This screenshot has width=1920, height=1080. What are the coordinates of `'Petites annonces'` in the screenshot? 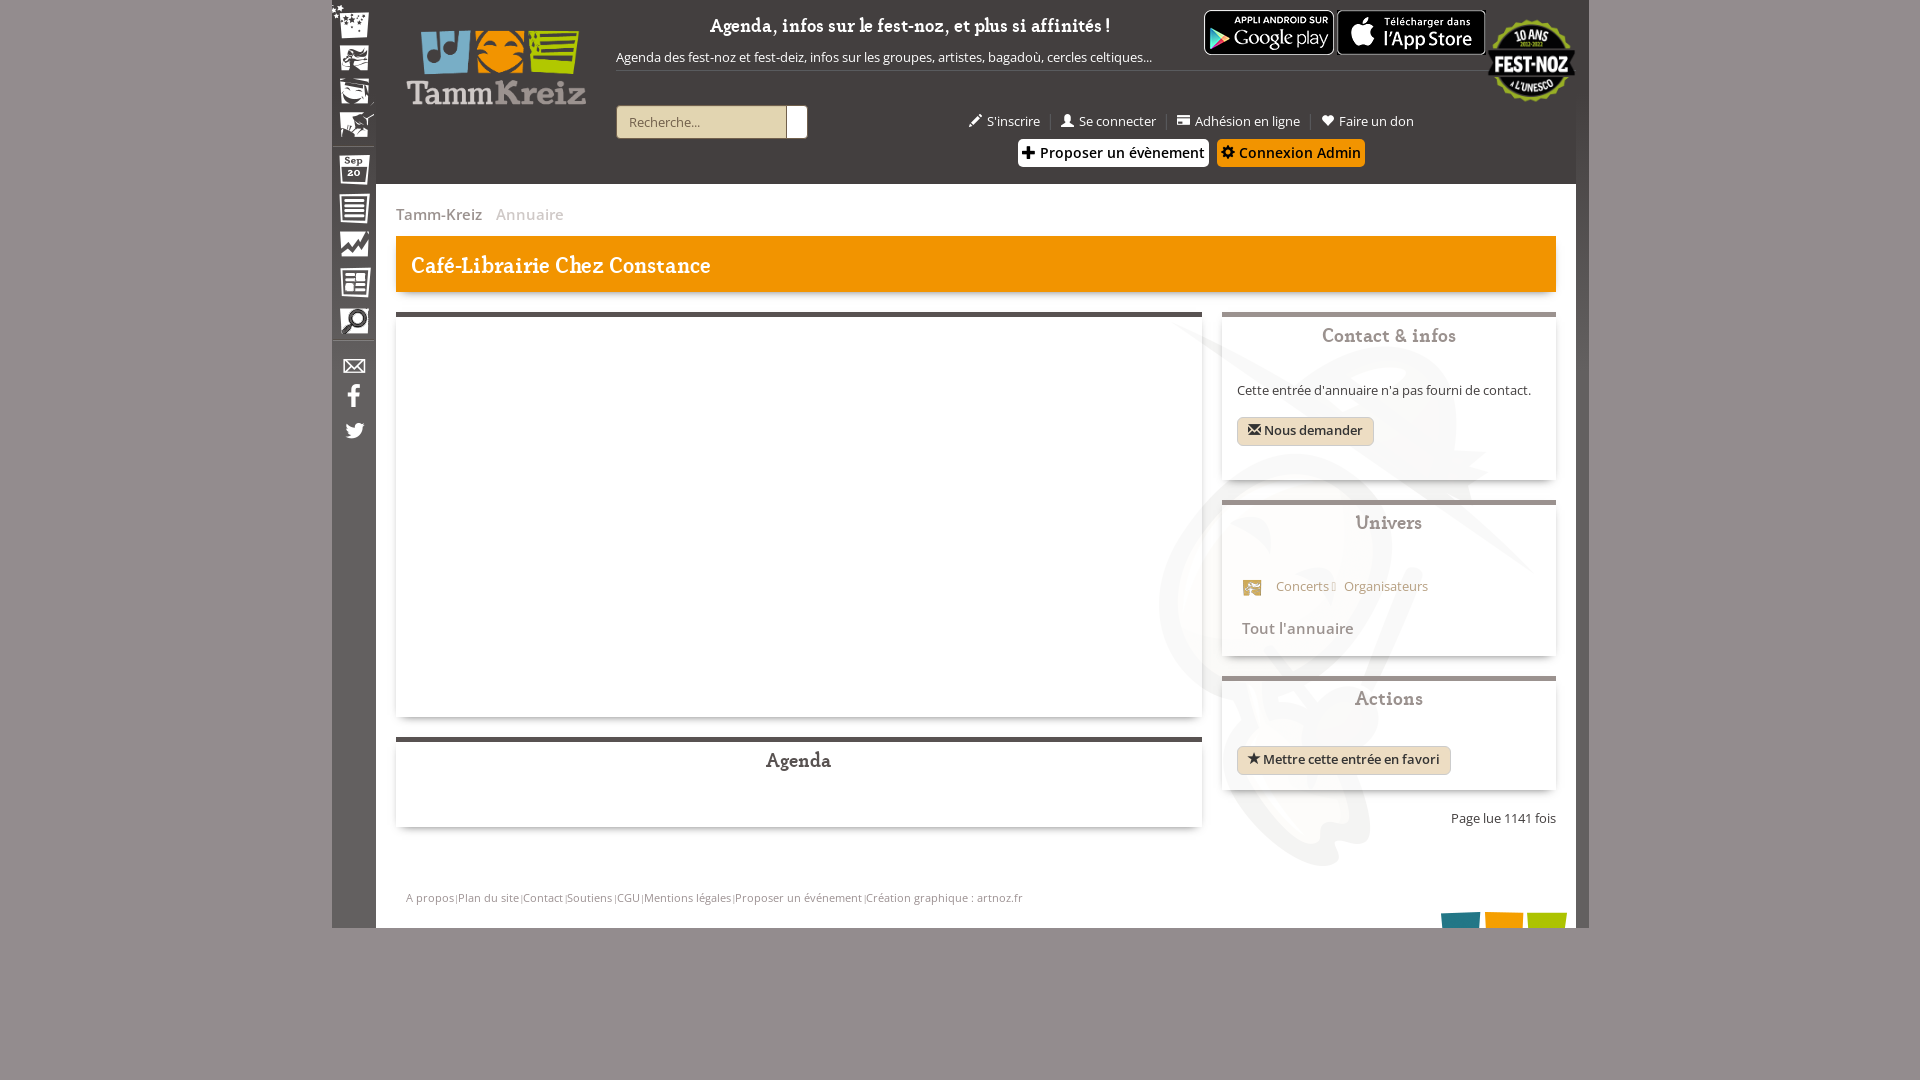 It's located at (353, 325).